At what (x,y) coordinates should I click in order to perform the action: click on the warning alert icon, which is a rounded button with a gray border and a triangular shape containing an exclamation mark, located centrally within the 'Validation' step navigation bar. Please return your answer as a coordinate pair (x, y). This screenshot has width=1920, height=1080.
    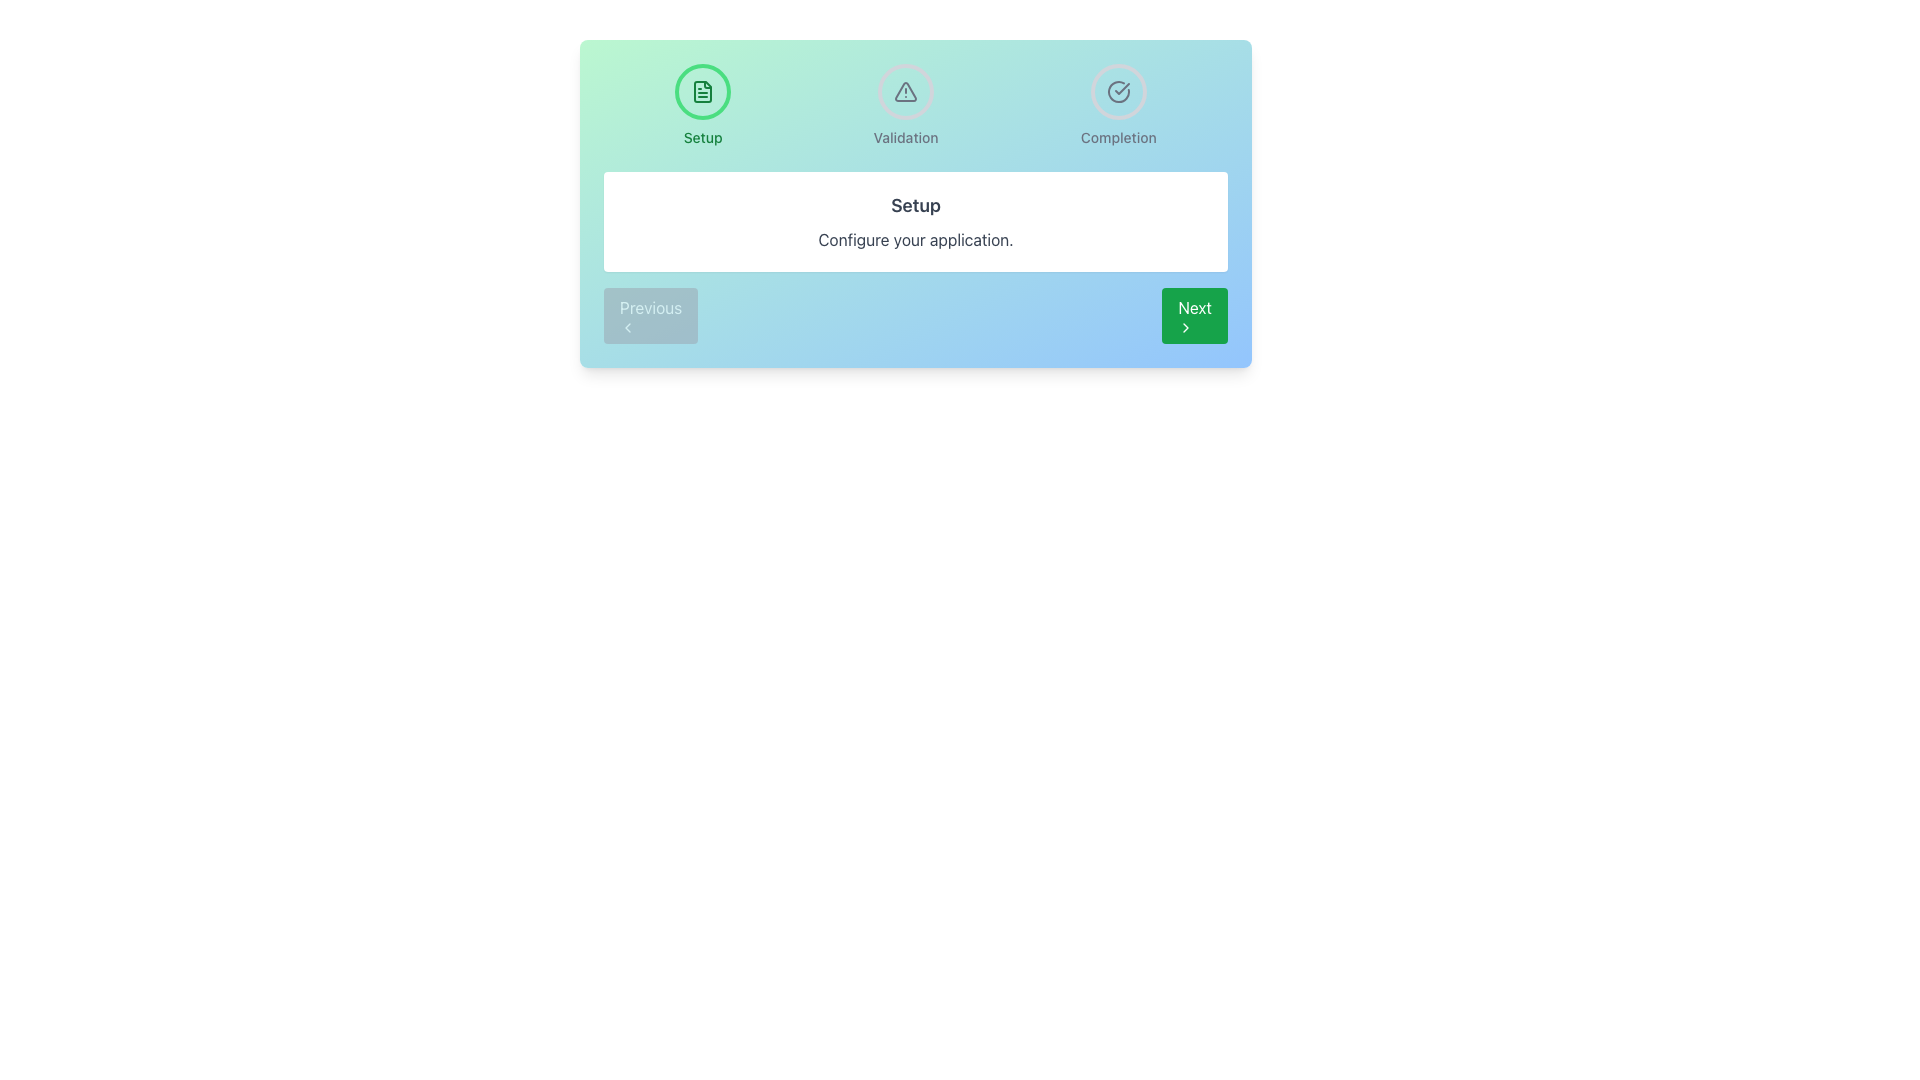
    Looking at the image, I should click on (905, 92).